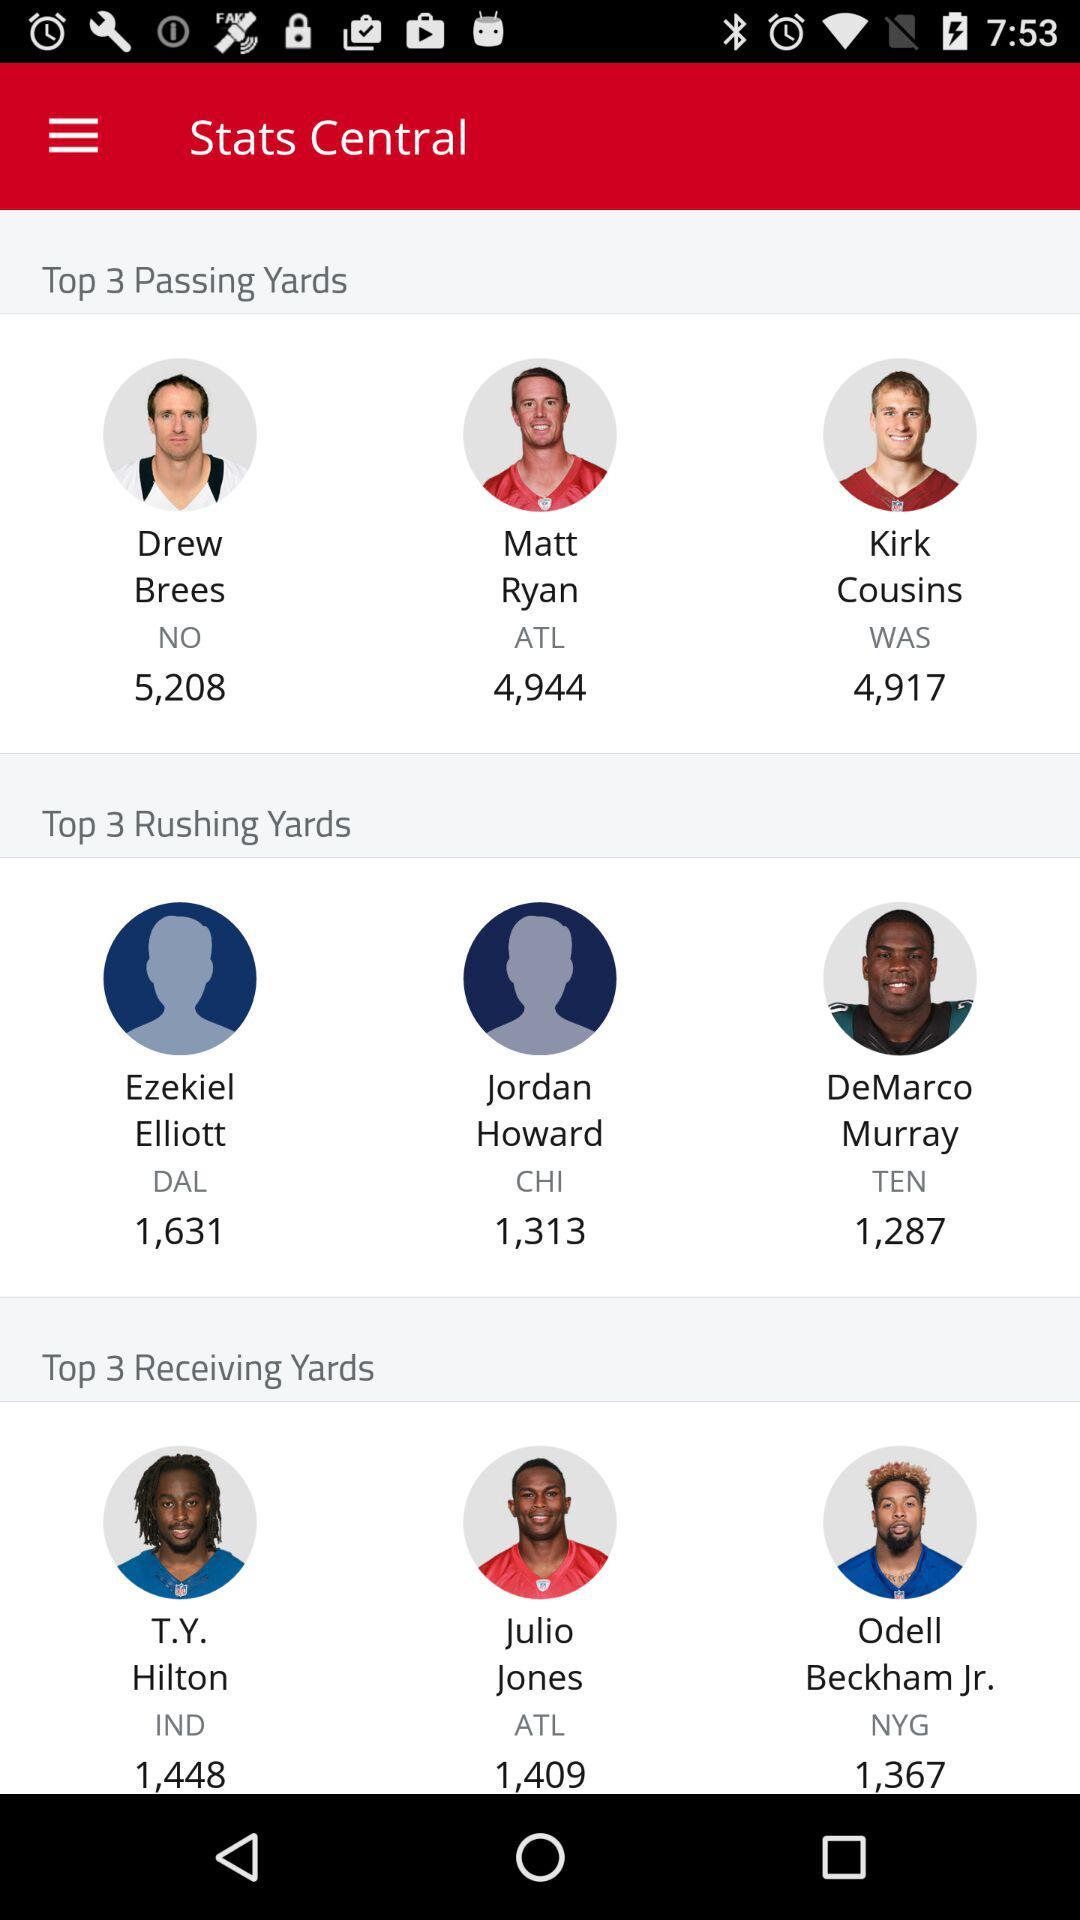  I want to click on drew brees top 3 passing yards, so click(180, 434).